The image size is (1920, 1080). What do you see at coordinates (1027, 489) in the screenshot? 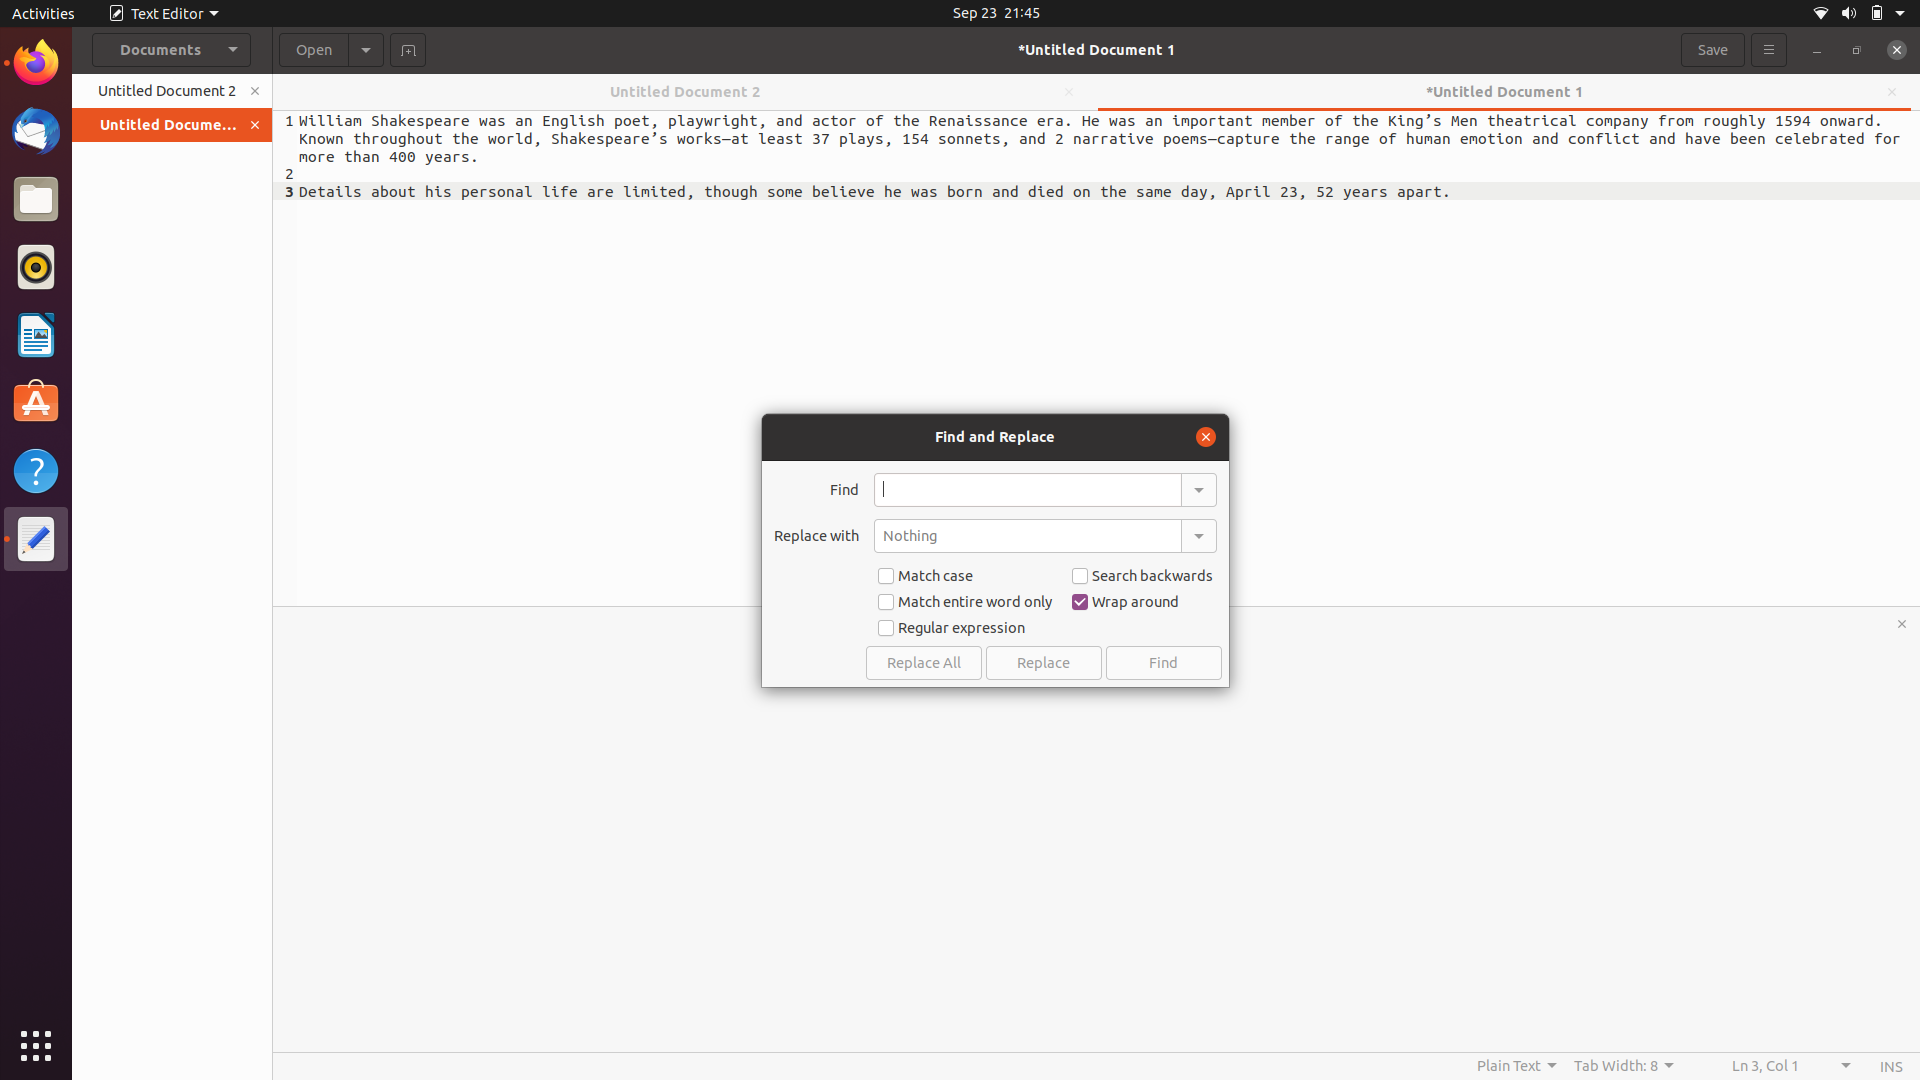
I see `Replace the first word "important" with "prominent" in the document` at bounding box center [1027, 489].